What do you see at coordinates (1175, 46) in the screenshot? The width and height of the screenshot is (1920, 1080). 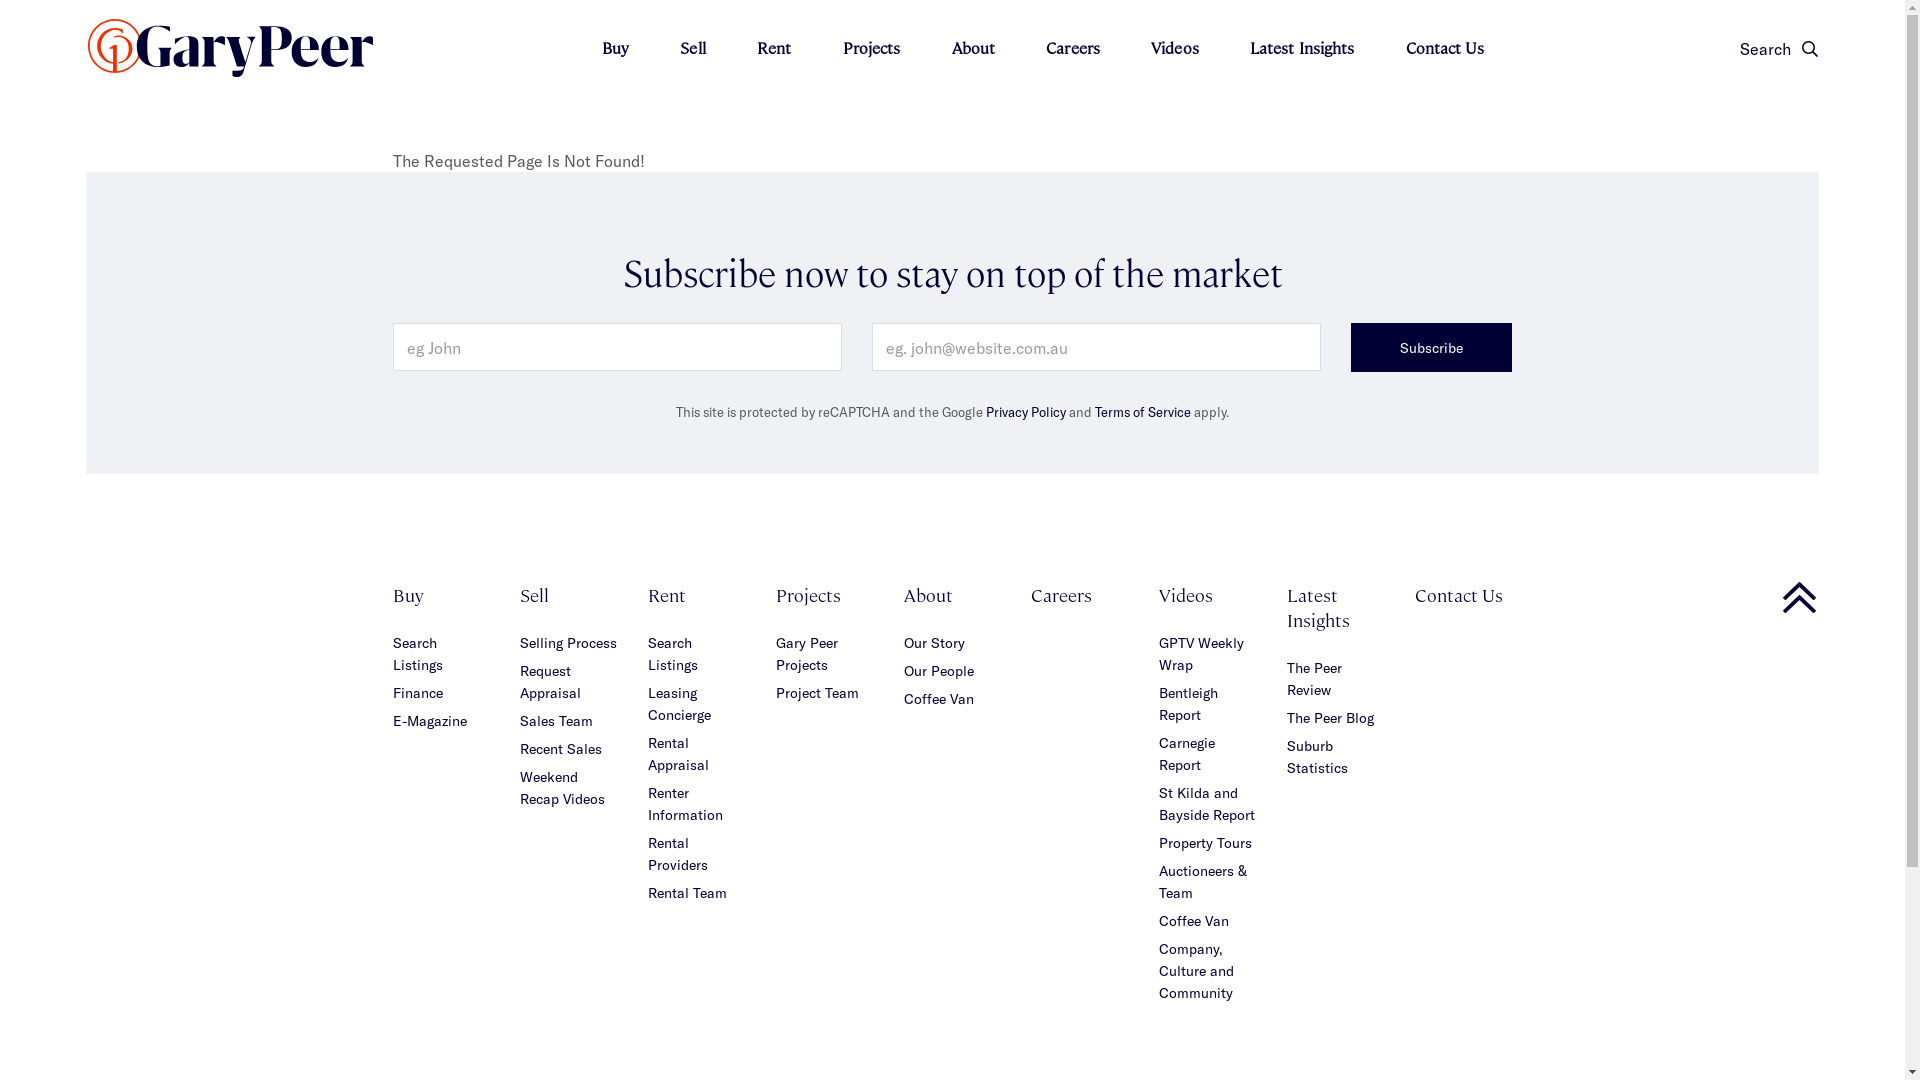 I see `'Videos'` at bounding box center [1175, 46].